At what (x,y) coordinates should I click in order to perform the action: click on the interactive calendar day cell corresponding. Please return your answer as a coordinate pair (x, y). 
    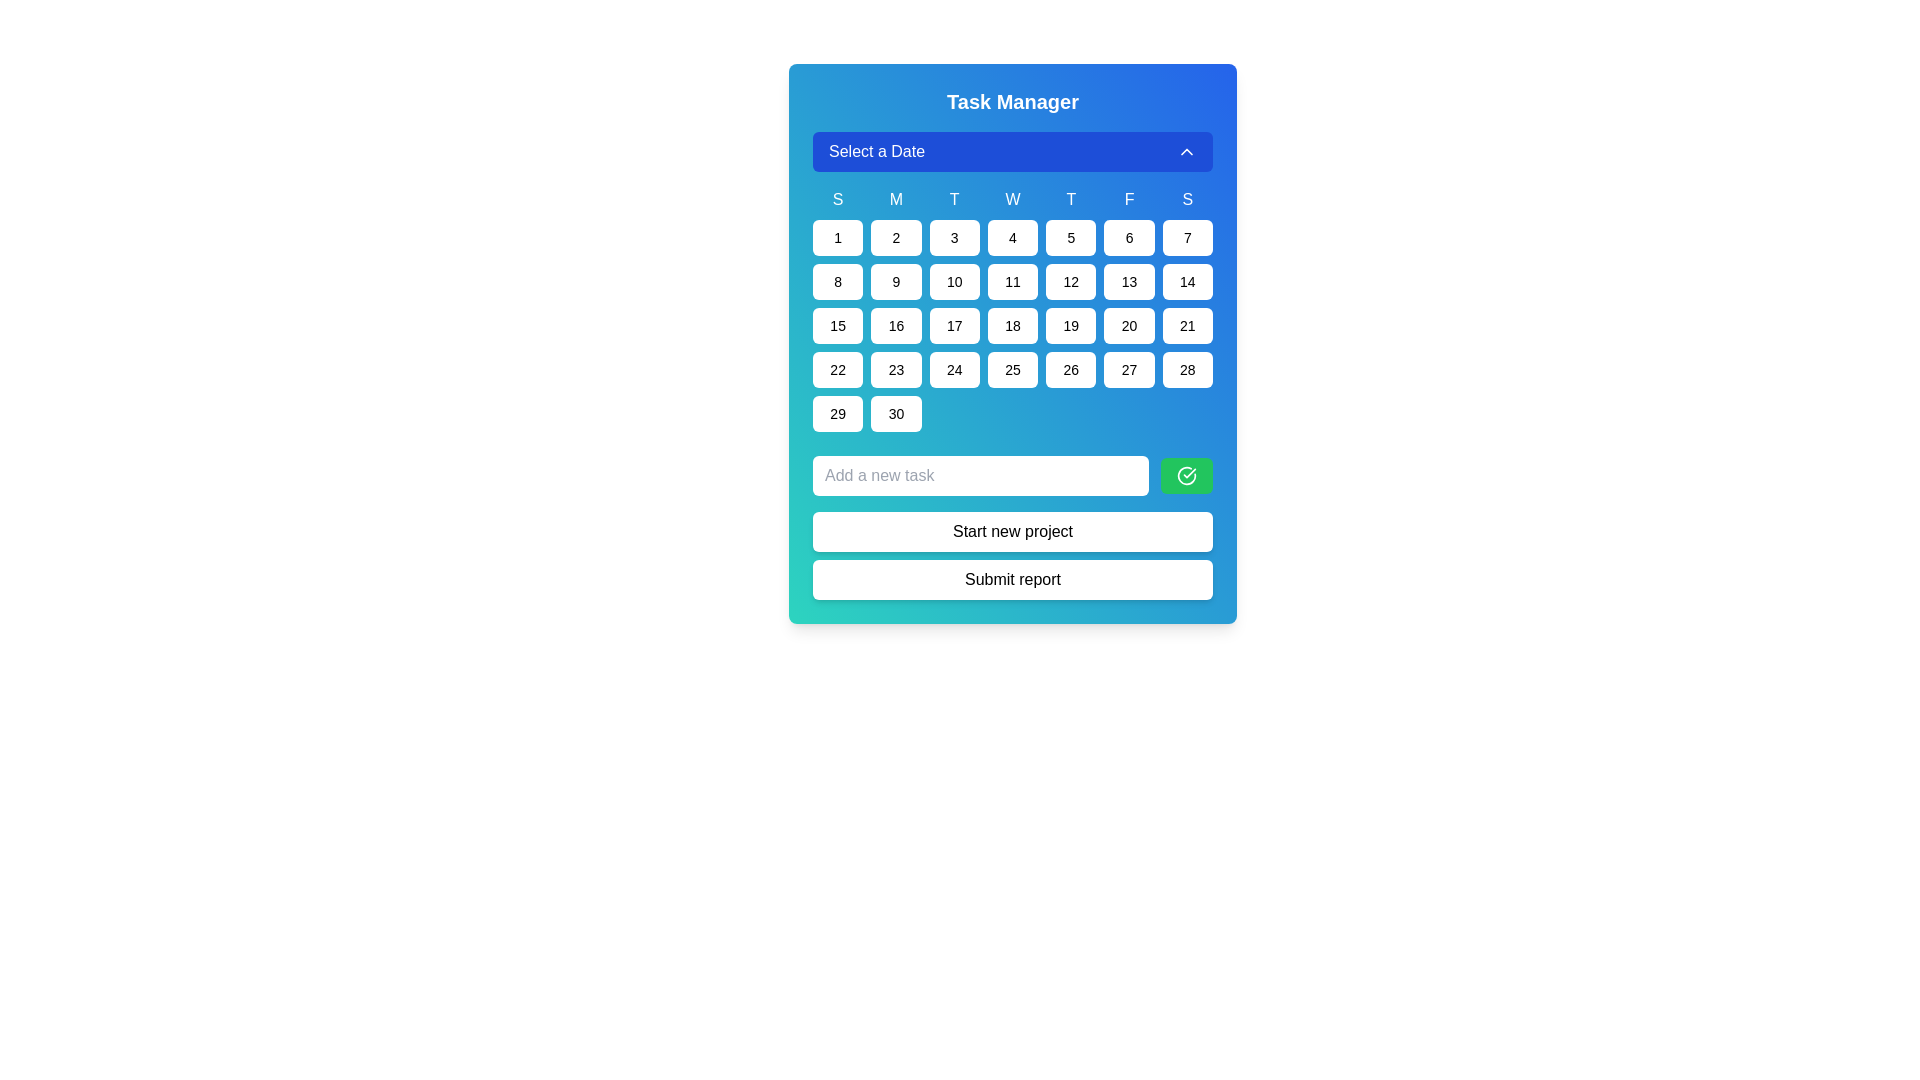
    Looking at the image, I should click on (1187, 237).